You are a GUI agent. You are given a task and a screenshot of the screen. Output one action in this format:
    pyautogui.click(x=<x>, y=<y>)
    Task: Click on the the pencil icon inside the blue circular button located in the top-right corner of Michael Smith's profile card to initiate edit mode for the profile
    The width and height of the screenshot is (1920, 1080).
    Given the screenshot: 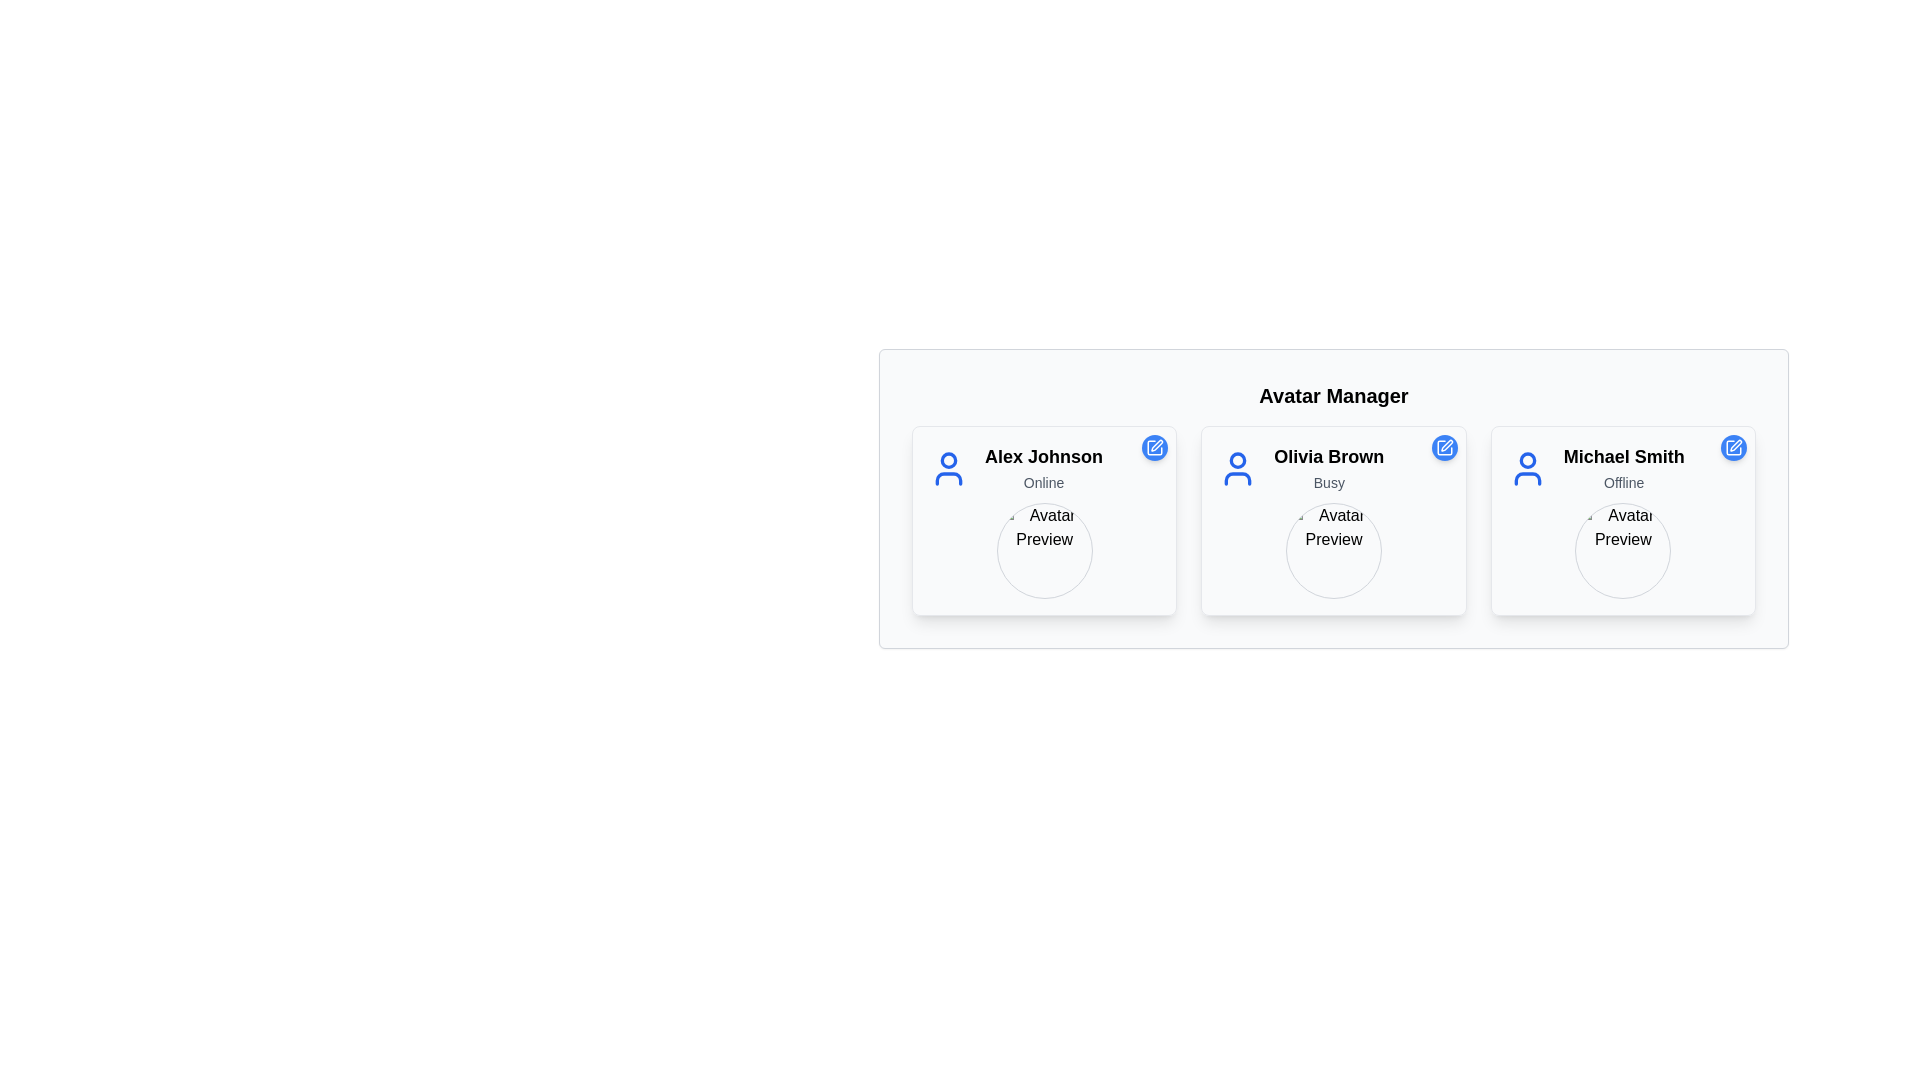 What is the action you would take?
    pyautogui.click(x=1732, y=446)
    